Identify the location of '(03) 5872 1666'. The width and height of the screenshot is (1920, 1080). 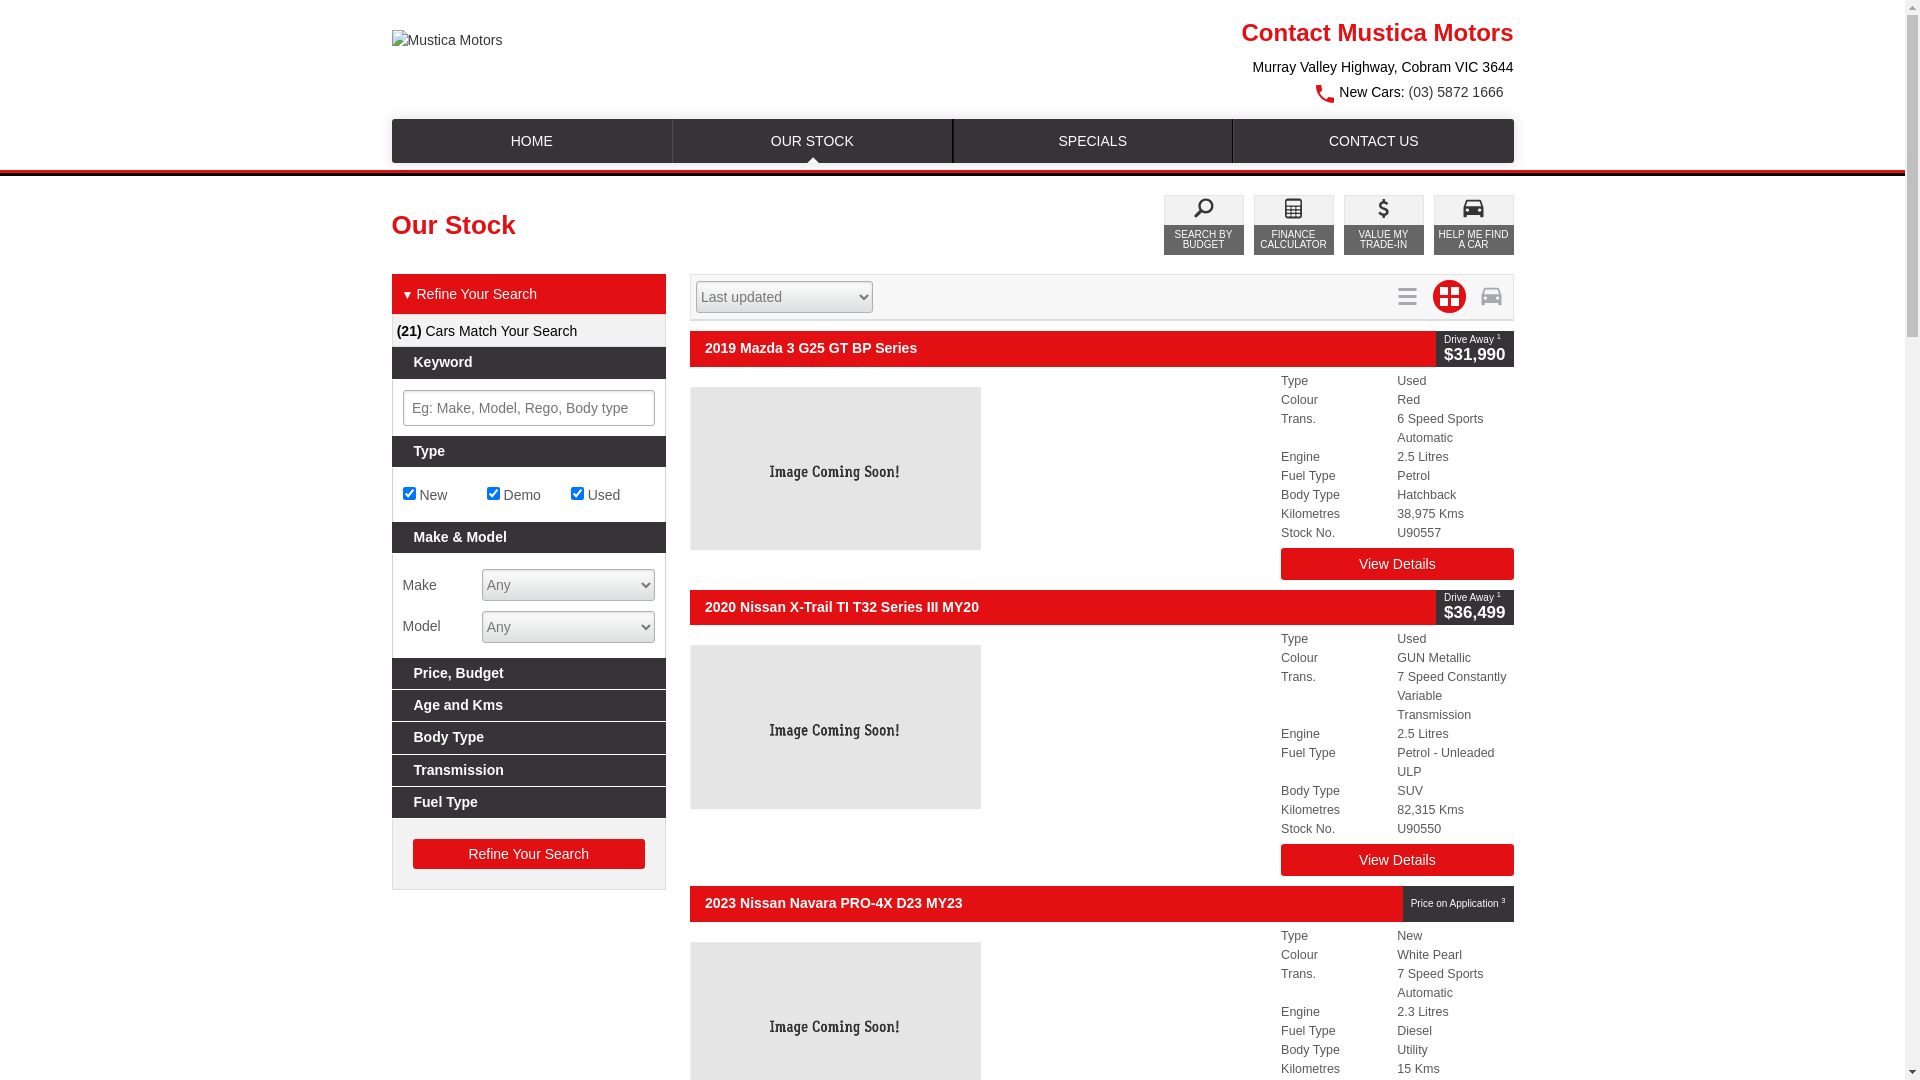
(1456, 92).